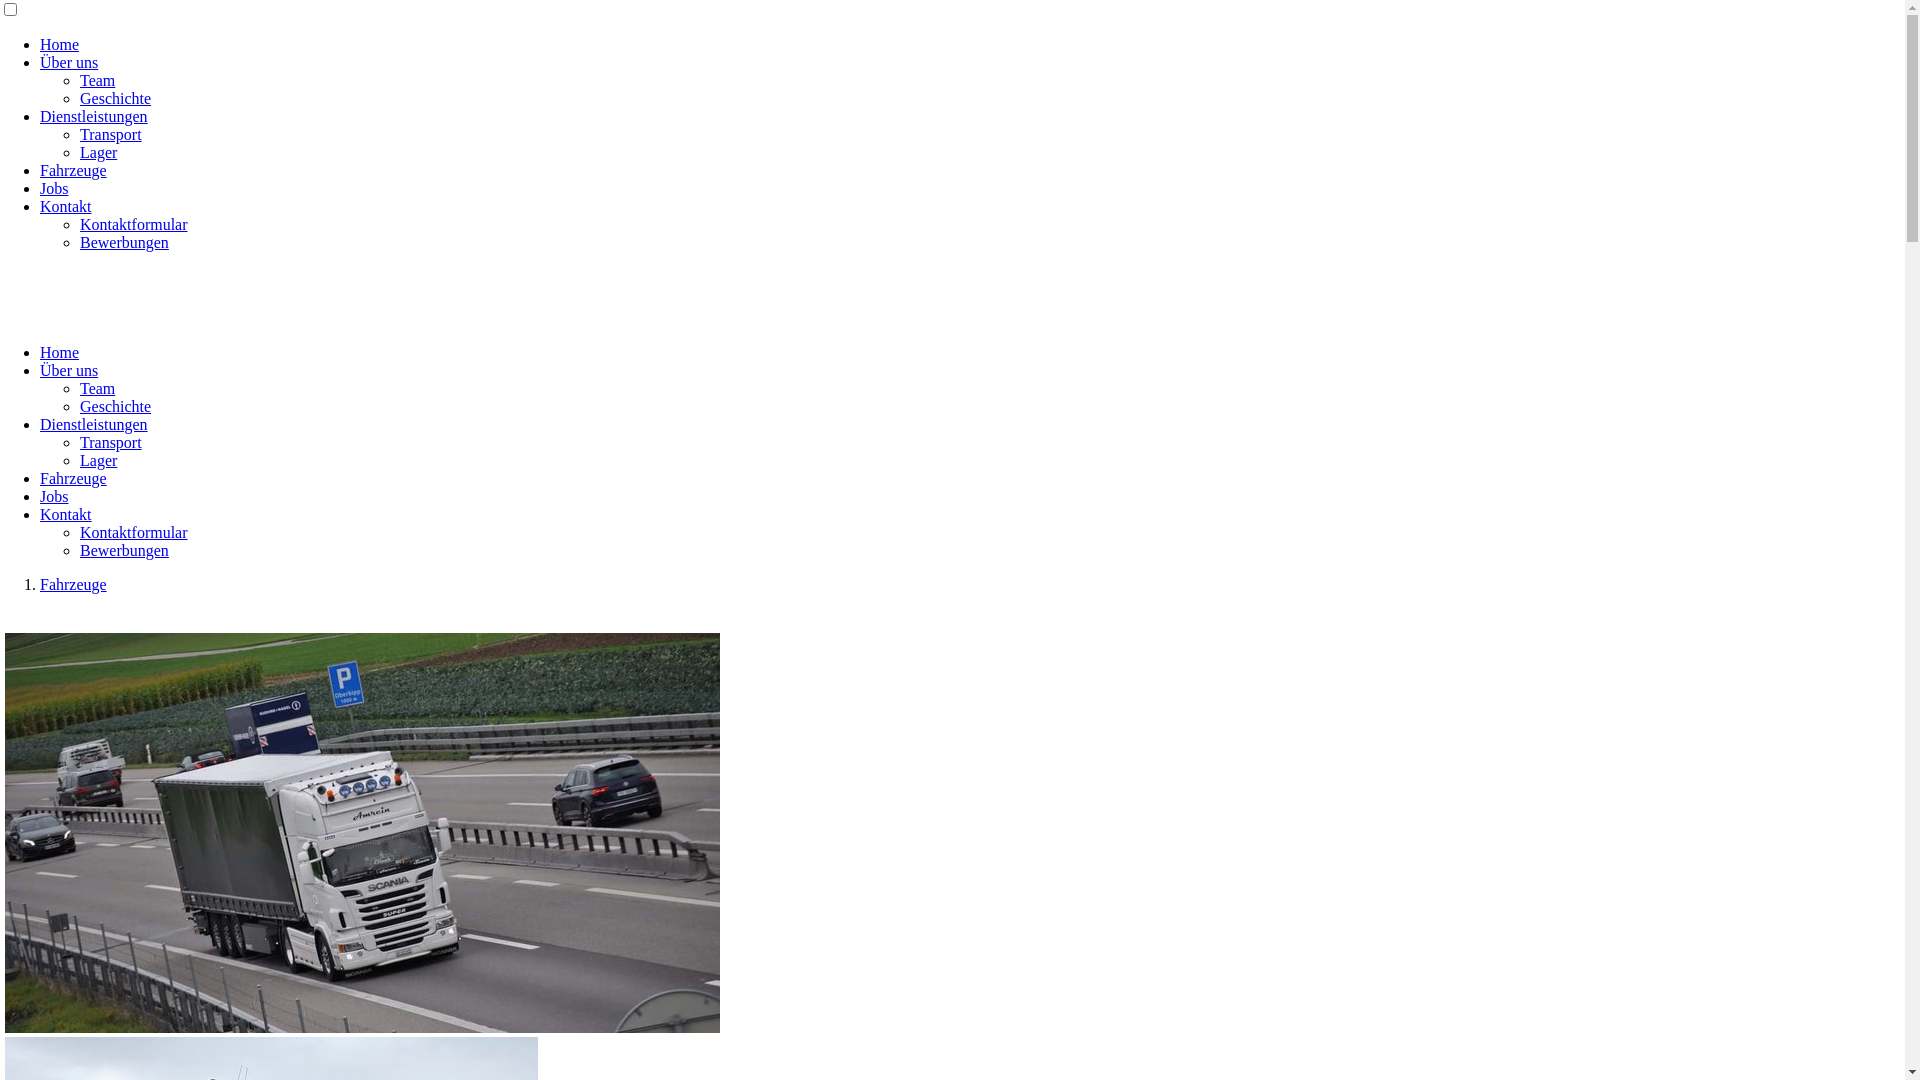 The height and width of the screenshot is (1080, 1920). What do you see at coordinates (96, 79) in the screenshot?
I see `'Team'` at bounding box center [96, 79].